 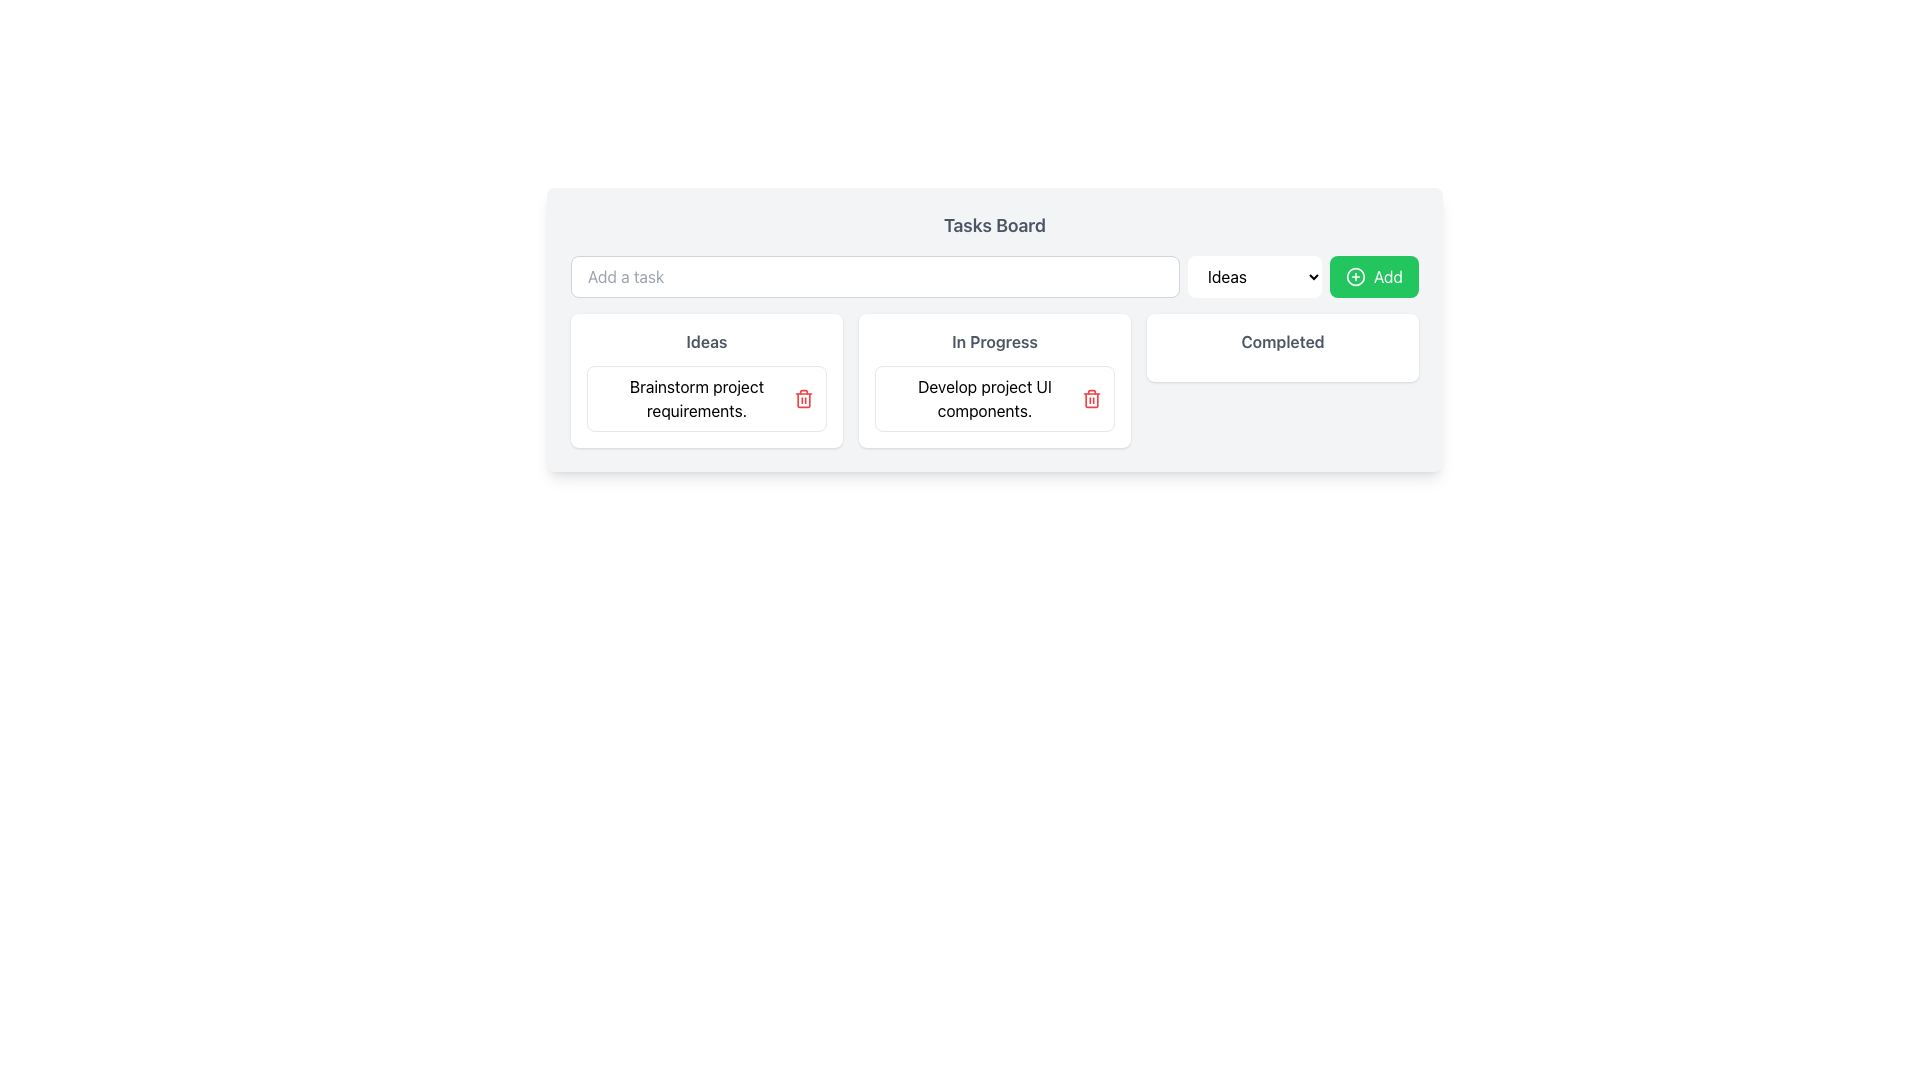 I want to click on the text label displaying the task title 'Develop project UI components.' to focus on it within the 'In Progress' column of the task management board, so click(x=984, y=398).